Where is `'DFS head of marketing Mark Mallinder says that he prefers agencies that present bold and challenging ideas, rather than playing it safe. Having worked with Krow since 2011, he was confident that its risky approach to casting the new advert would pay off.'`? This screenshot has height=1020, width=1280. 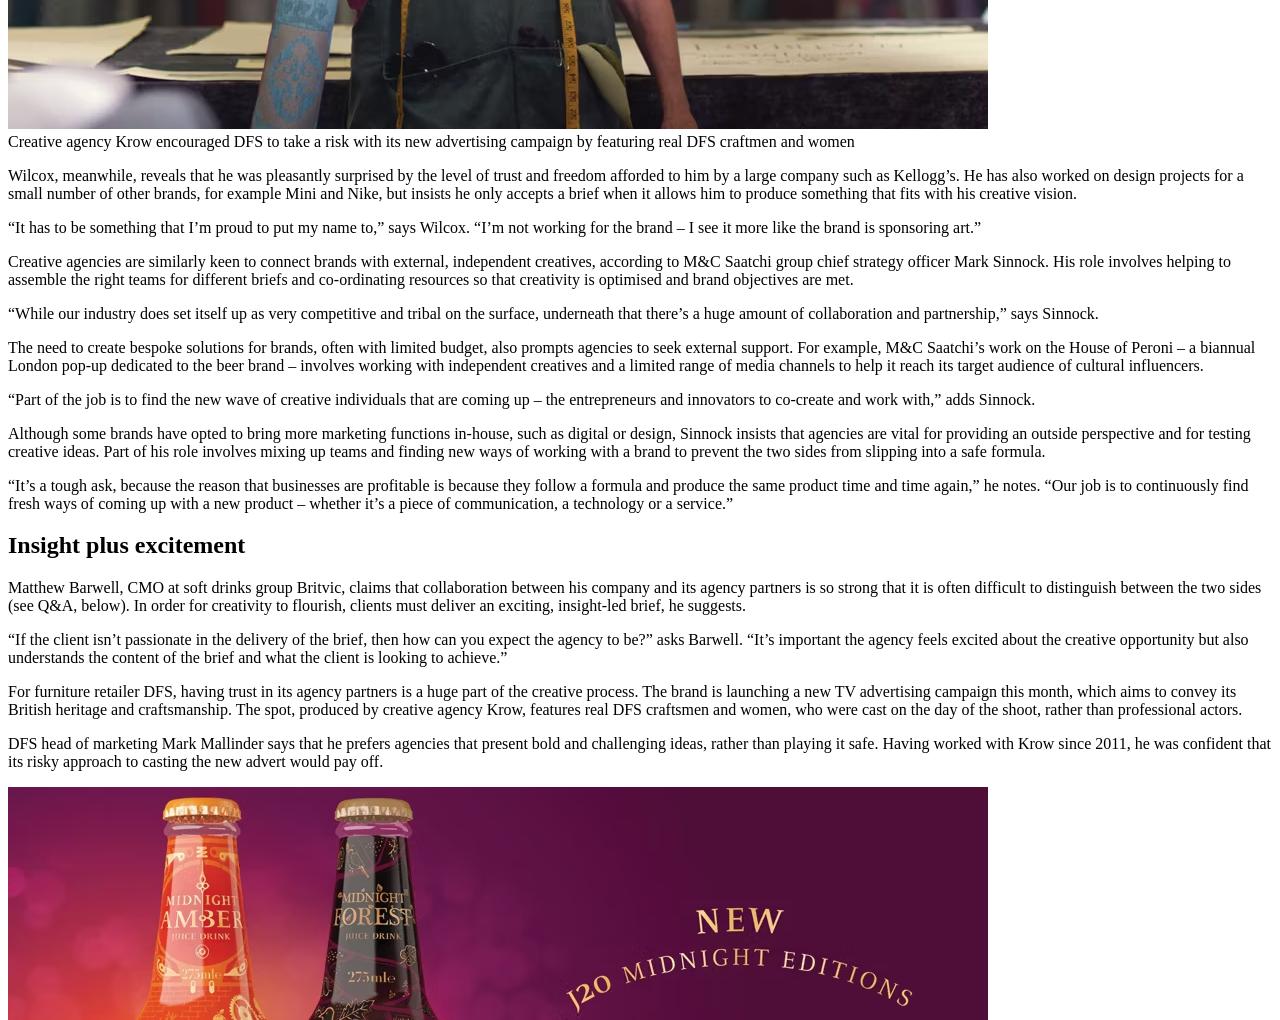
'DFS head of marketing Mark Mallinder says that he prefers agencies that present bold and challenging ideas, rather than playing it safe. Having worked with Krow since 2011, he was confident that its risky approach to casting the new advert would pay off.' is located at coordinates (638, 752).